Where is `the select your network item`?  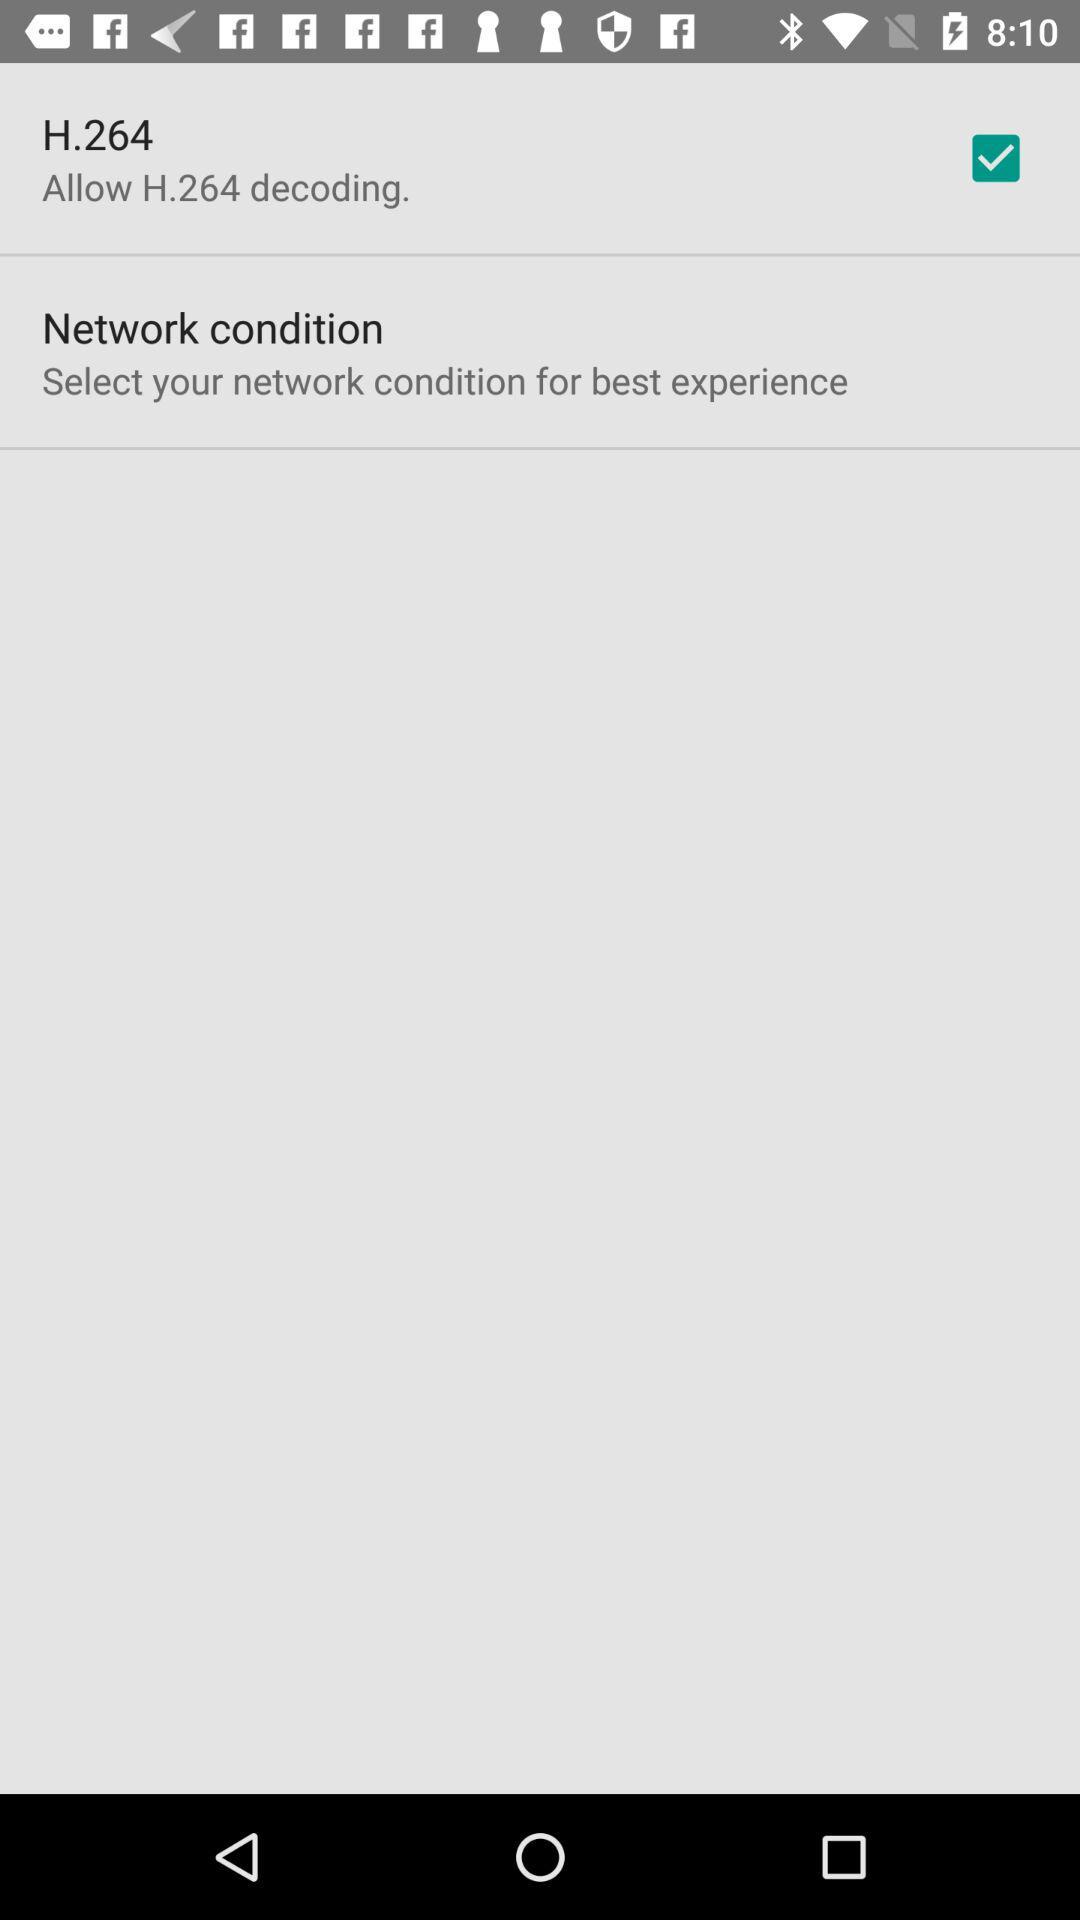
the select your network item is located at coordinates (444, 380).